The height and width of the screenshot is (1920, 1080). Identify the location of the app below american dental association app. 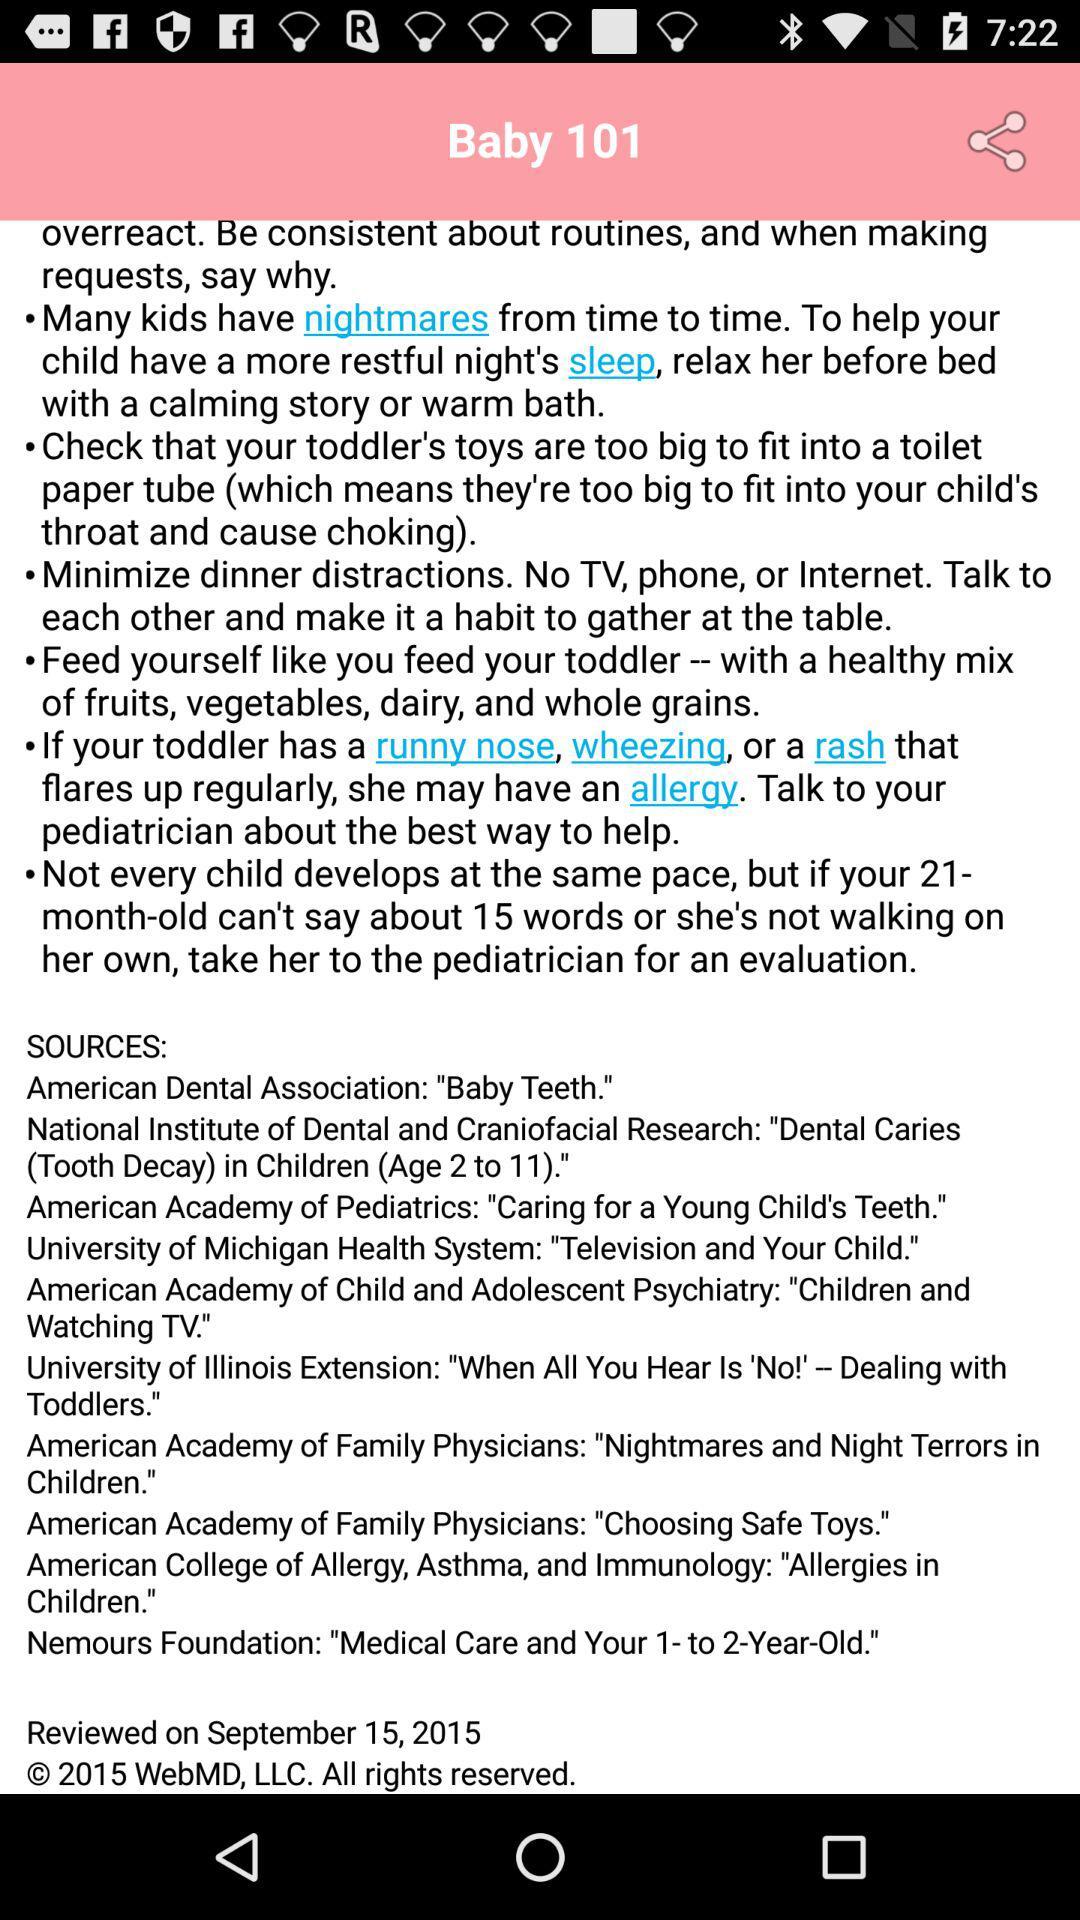
(540, 1146).